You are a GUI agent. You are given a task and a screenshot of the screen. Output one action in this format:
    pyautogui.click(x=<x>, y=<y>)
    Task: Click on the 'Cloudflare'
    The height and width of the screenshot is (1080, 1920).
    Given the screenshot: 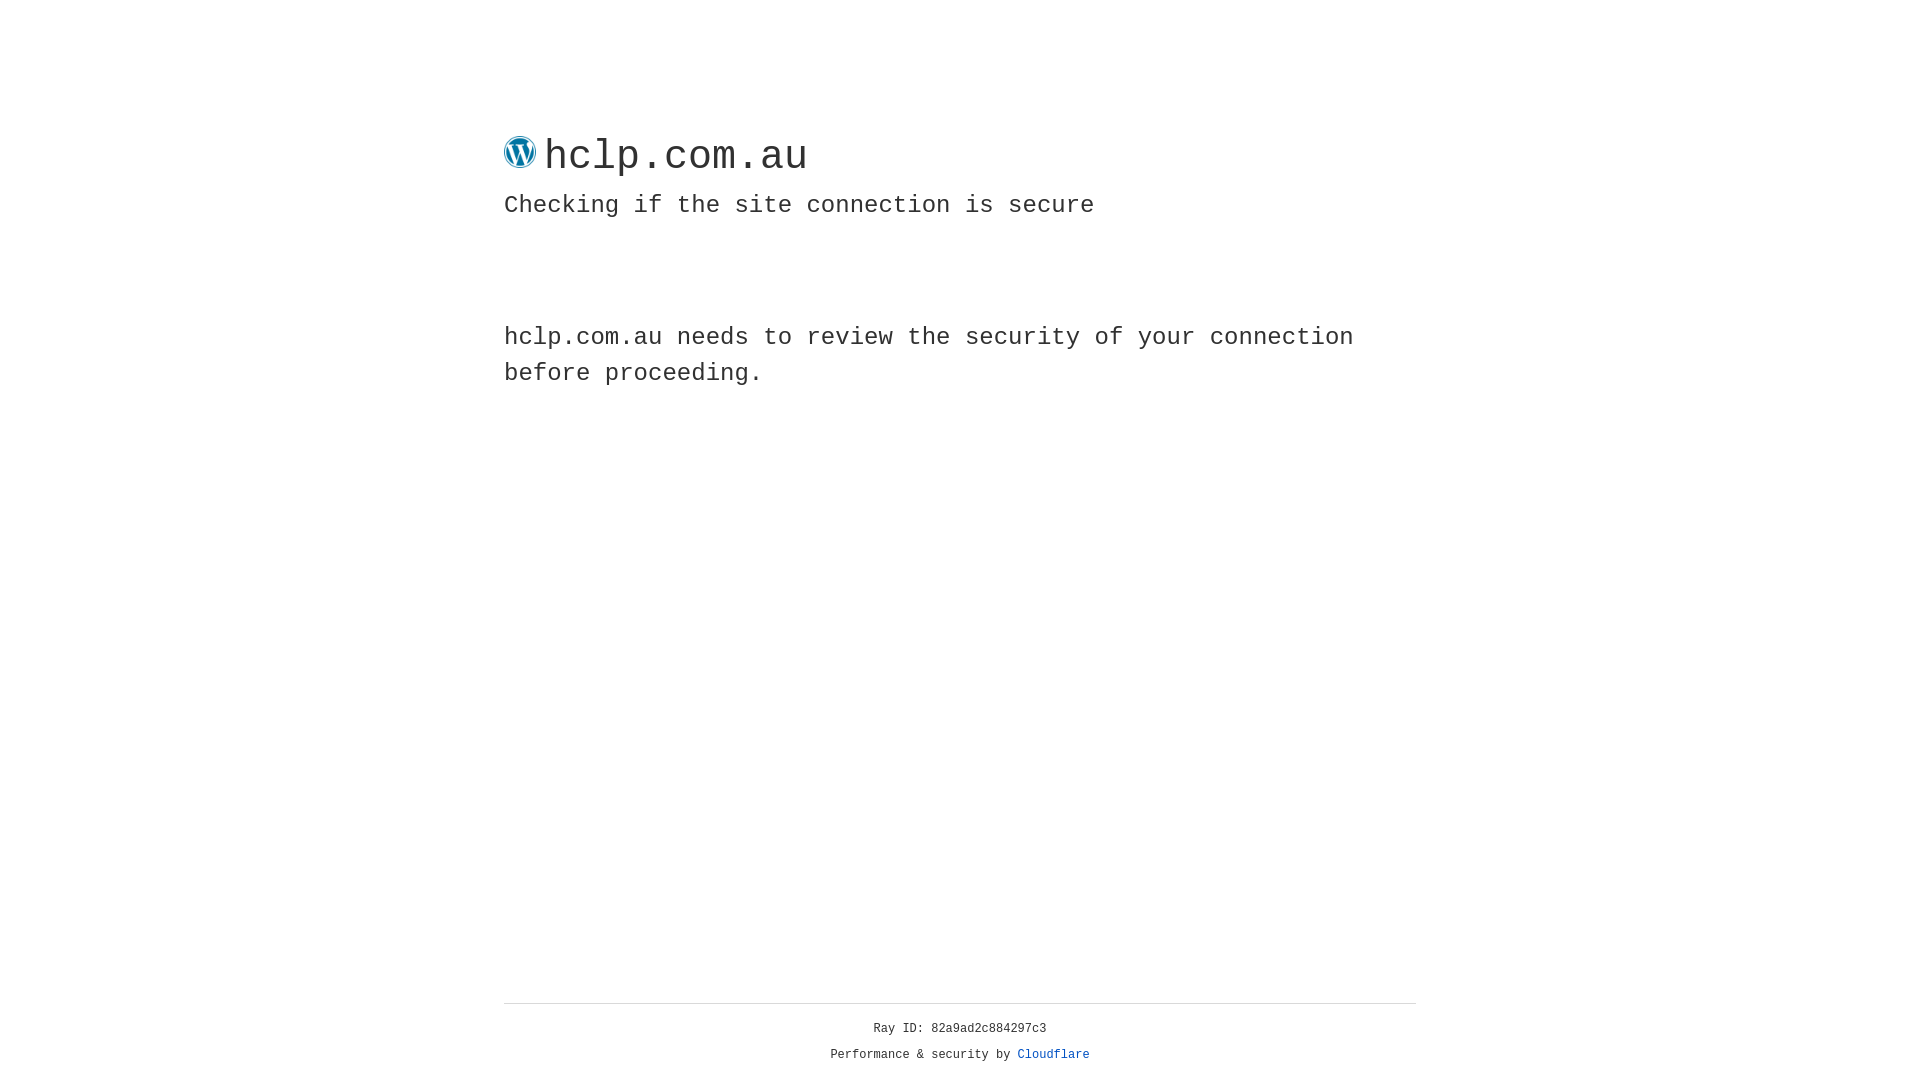 What is the action you would take?
    pyautogui.click(x=1053, y=1054)
    